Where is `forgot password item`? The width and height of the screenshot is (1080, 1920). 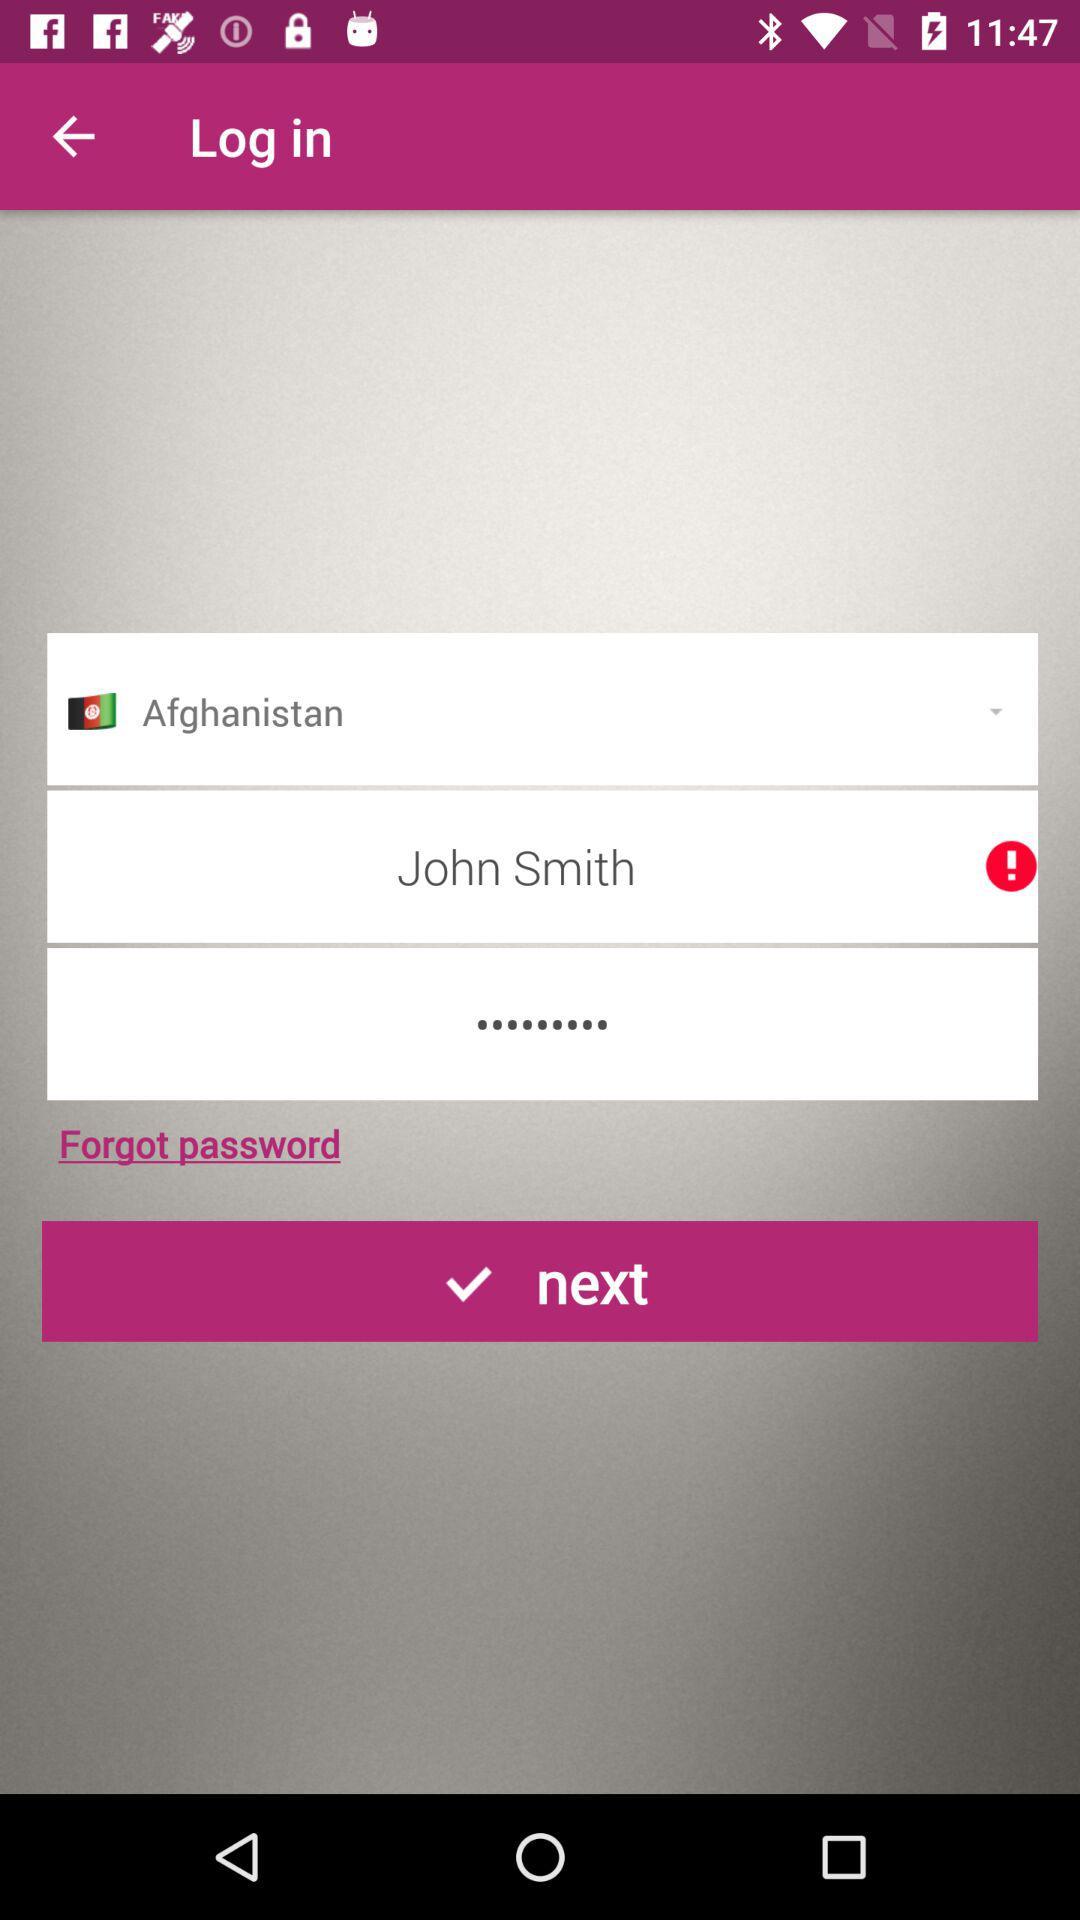 forgot password item is located at coordinates (199, 1143).